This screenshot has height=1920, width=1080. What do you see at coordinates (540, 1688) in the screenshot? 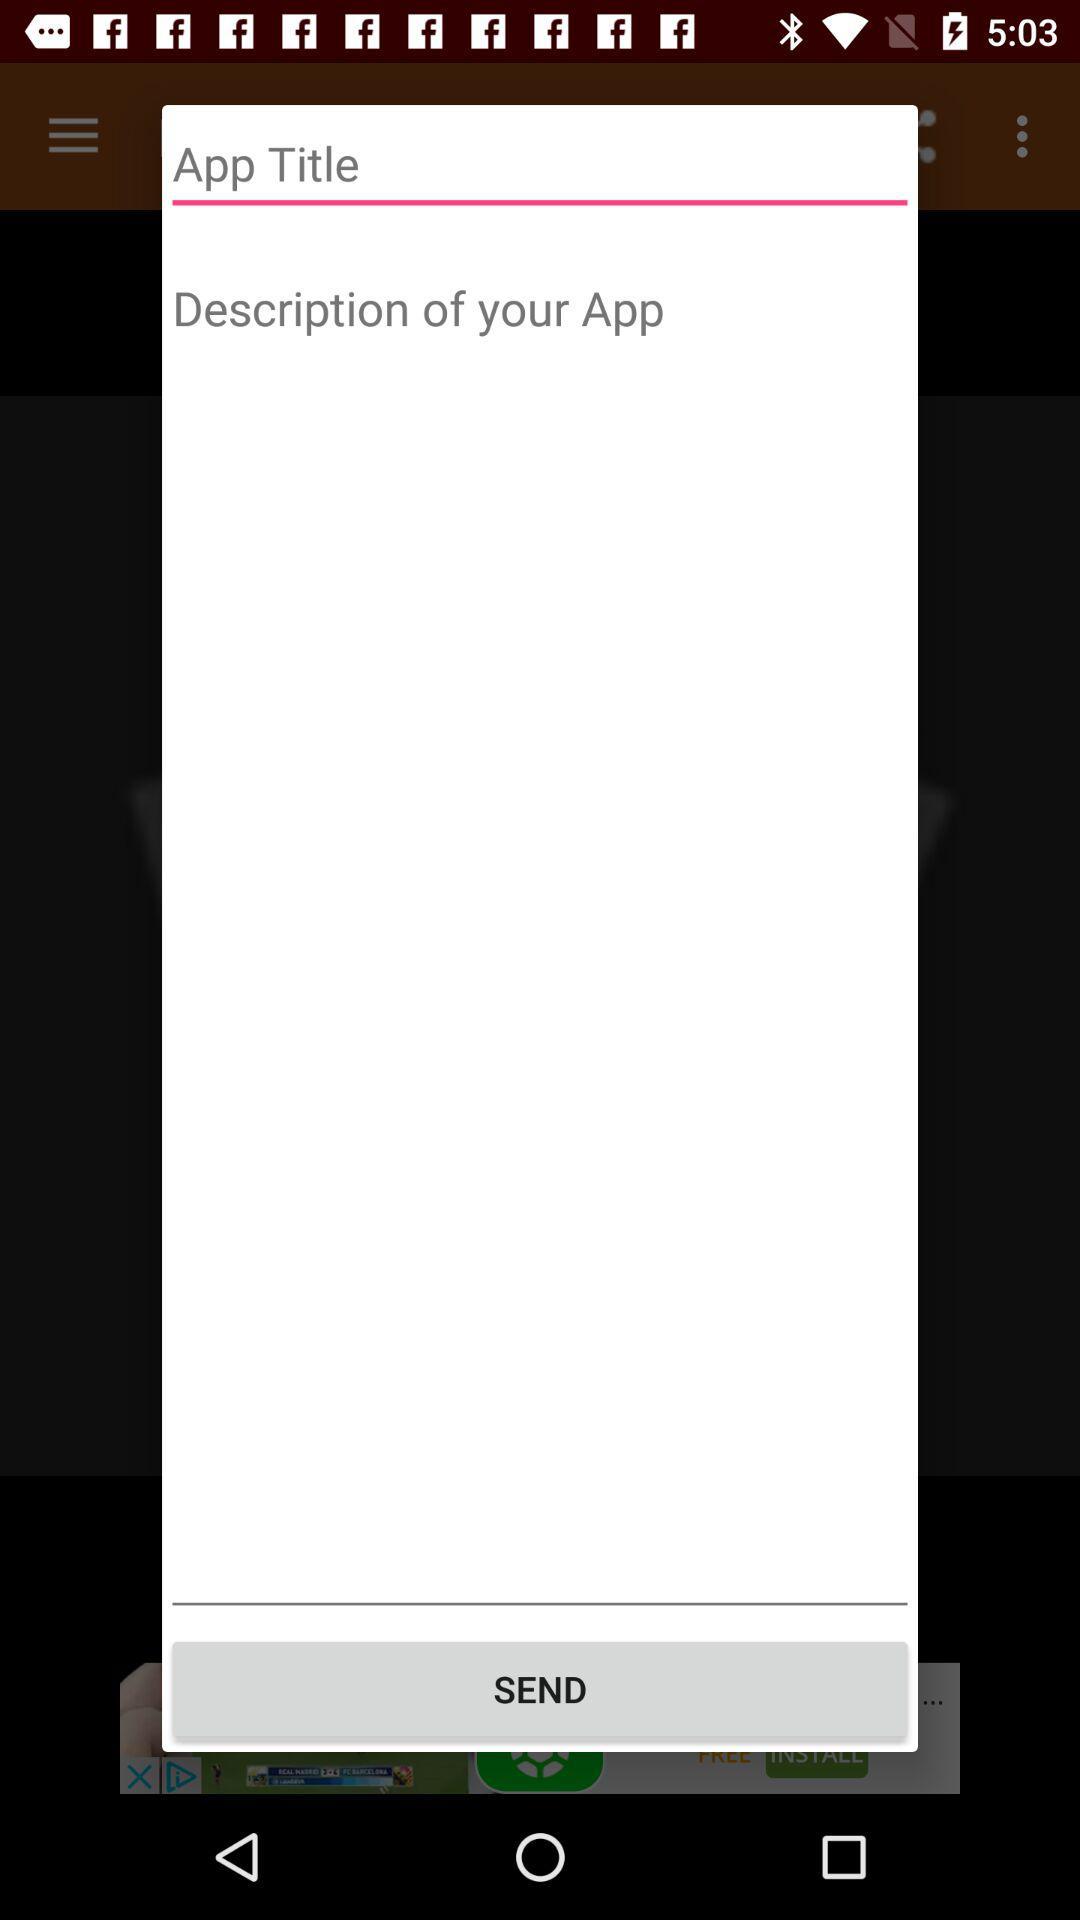
I see `the send icon` at bounding box center [540, 1688].